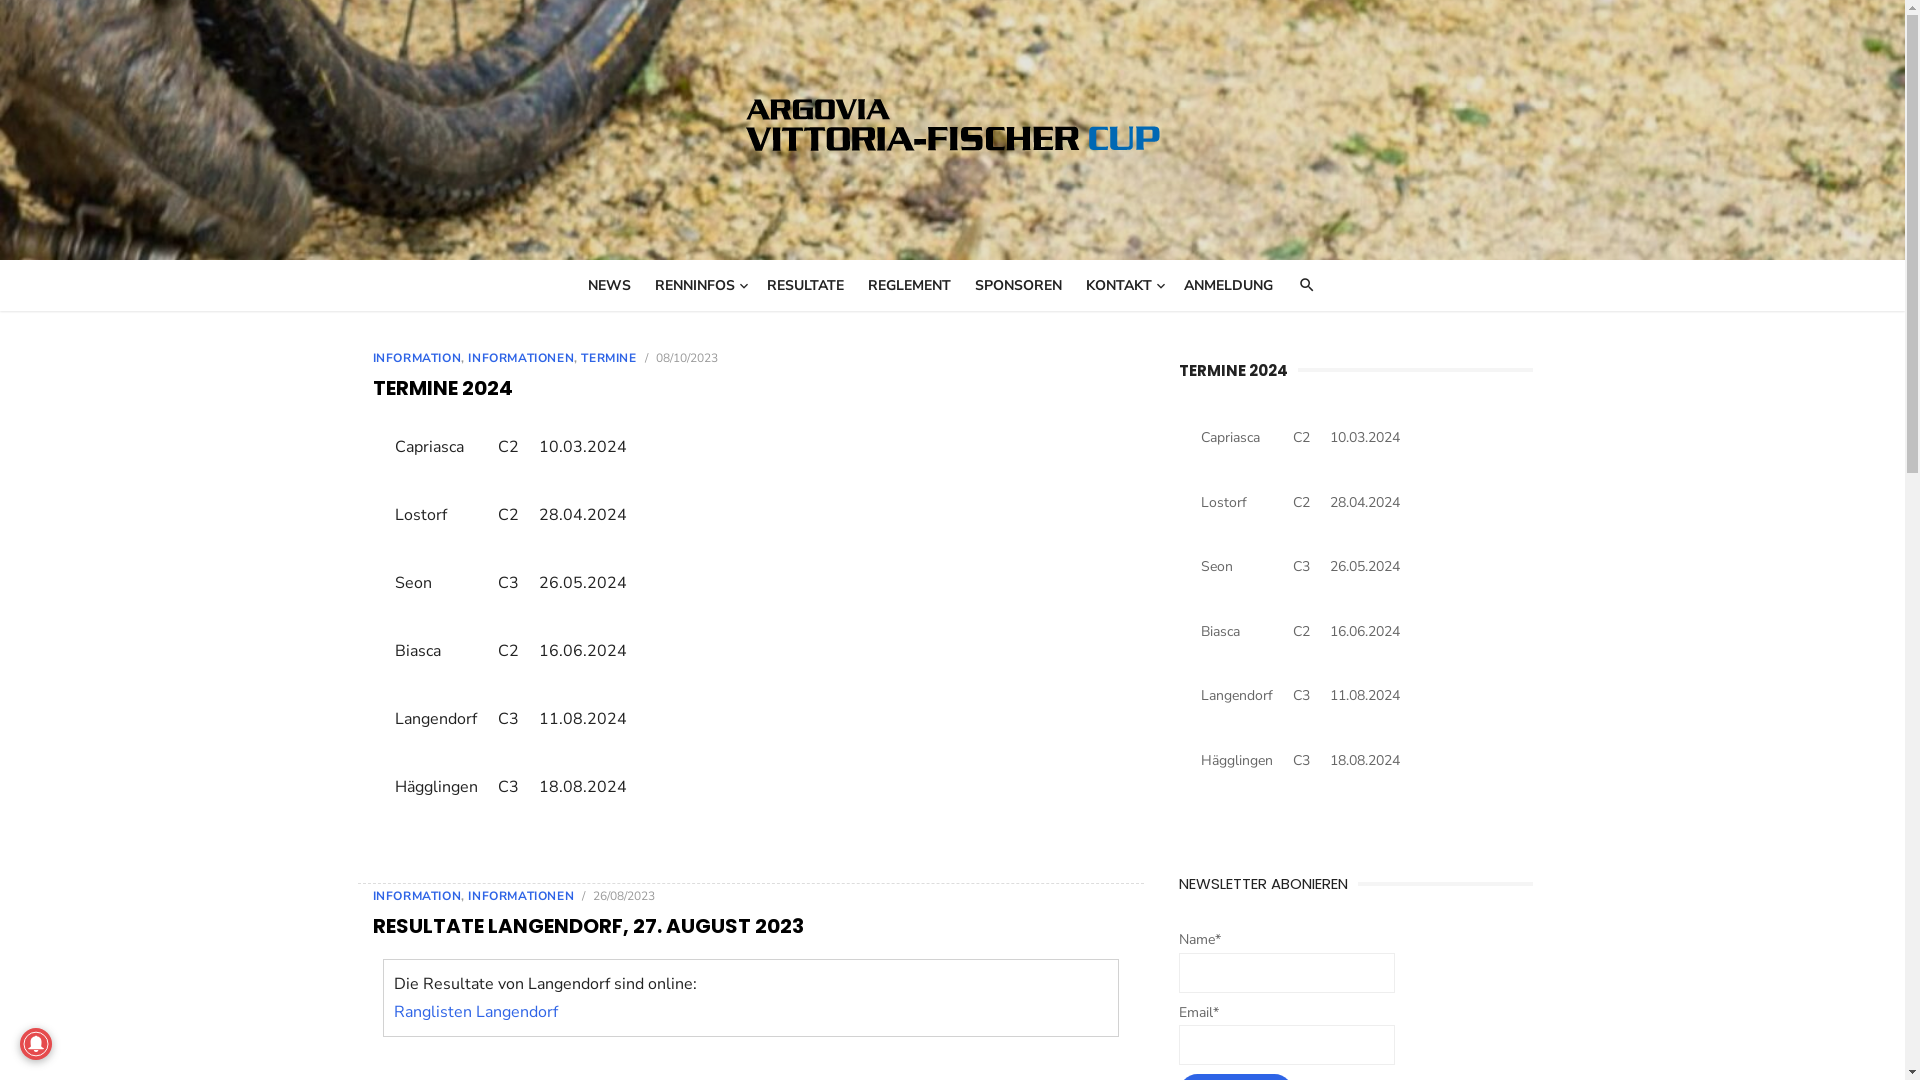  What do you see at coordinates (607, 357) in the screenshot?
I see `'TERMINE'` at bounding box center [607, 357].